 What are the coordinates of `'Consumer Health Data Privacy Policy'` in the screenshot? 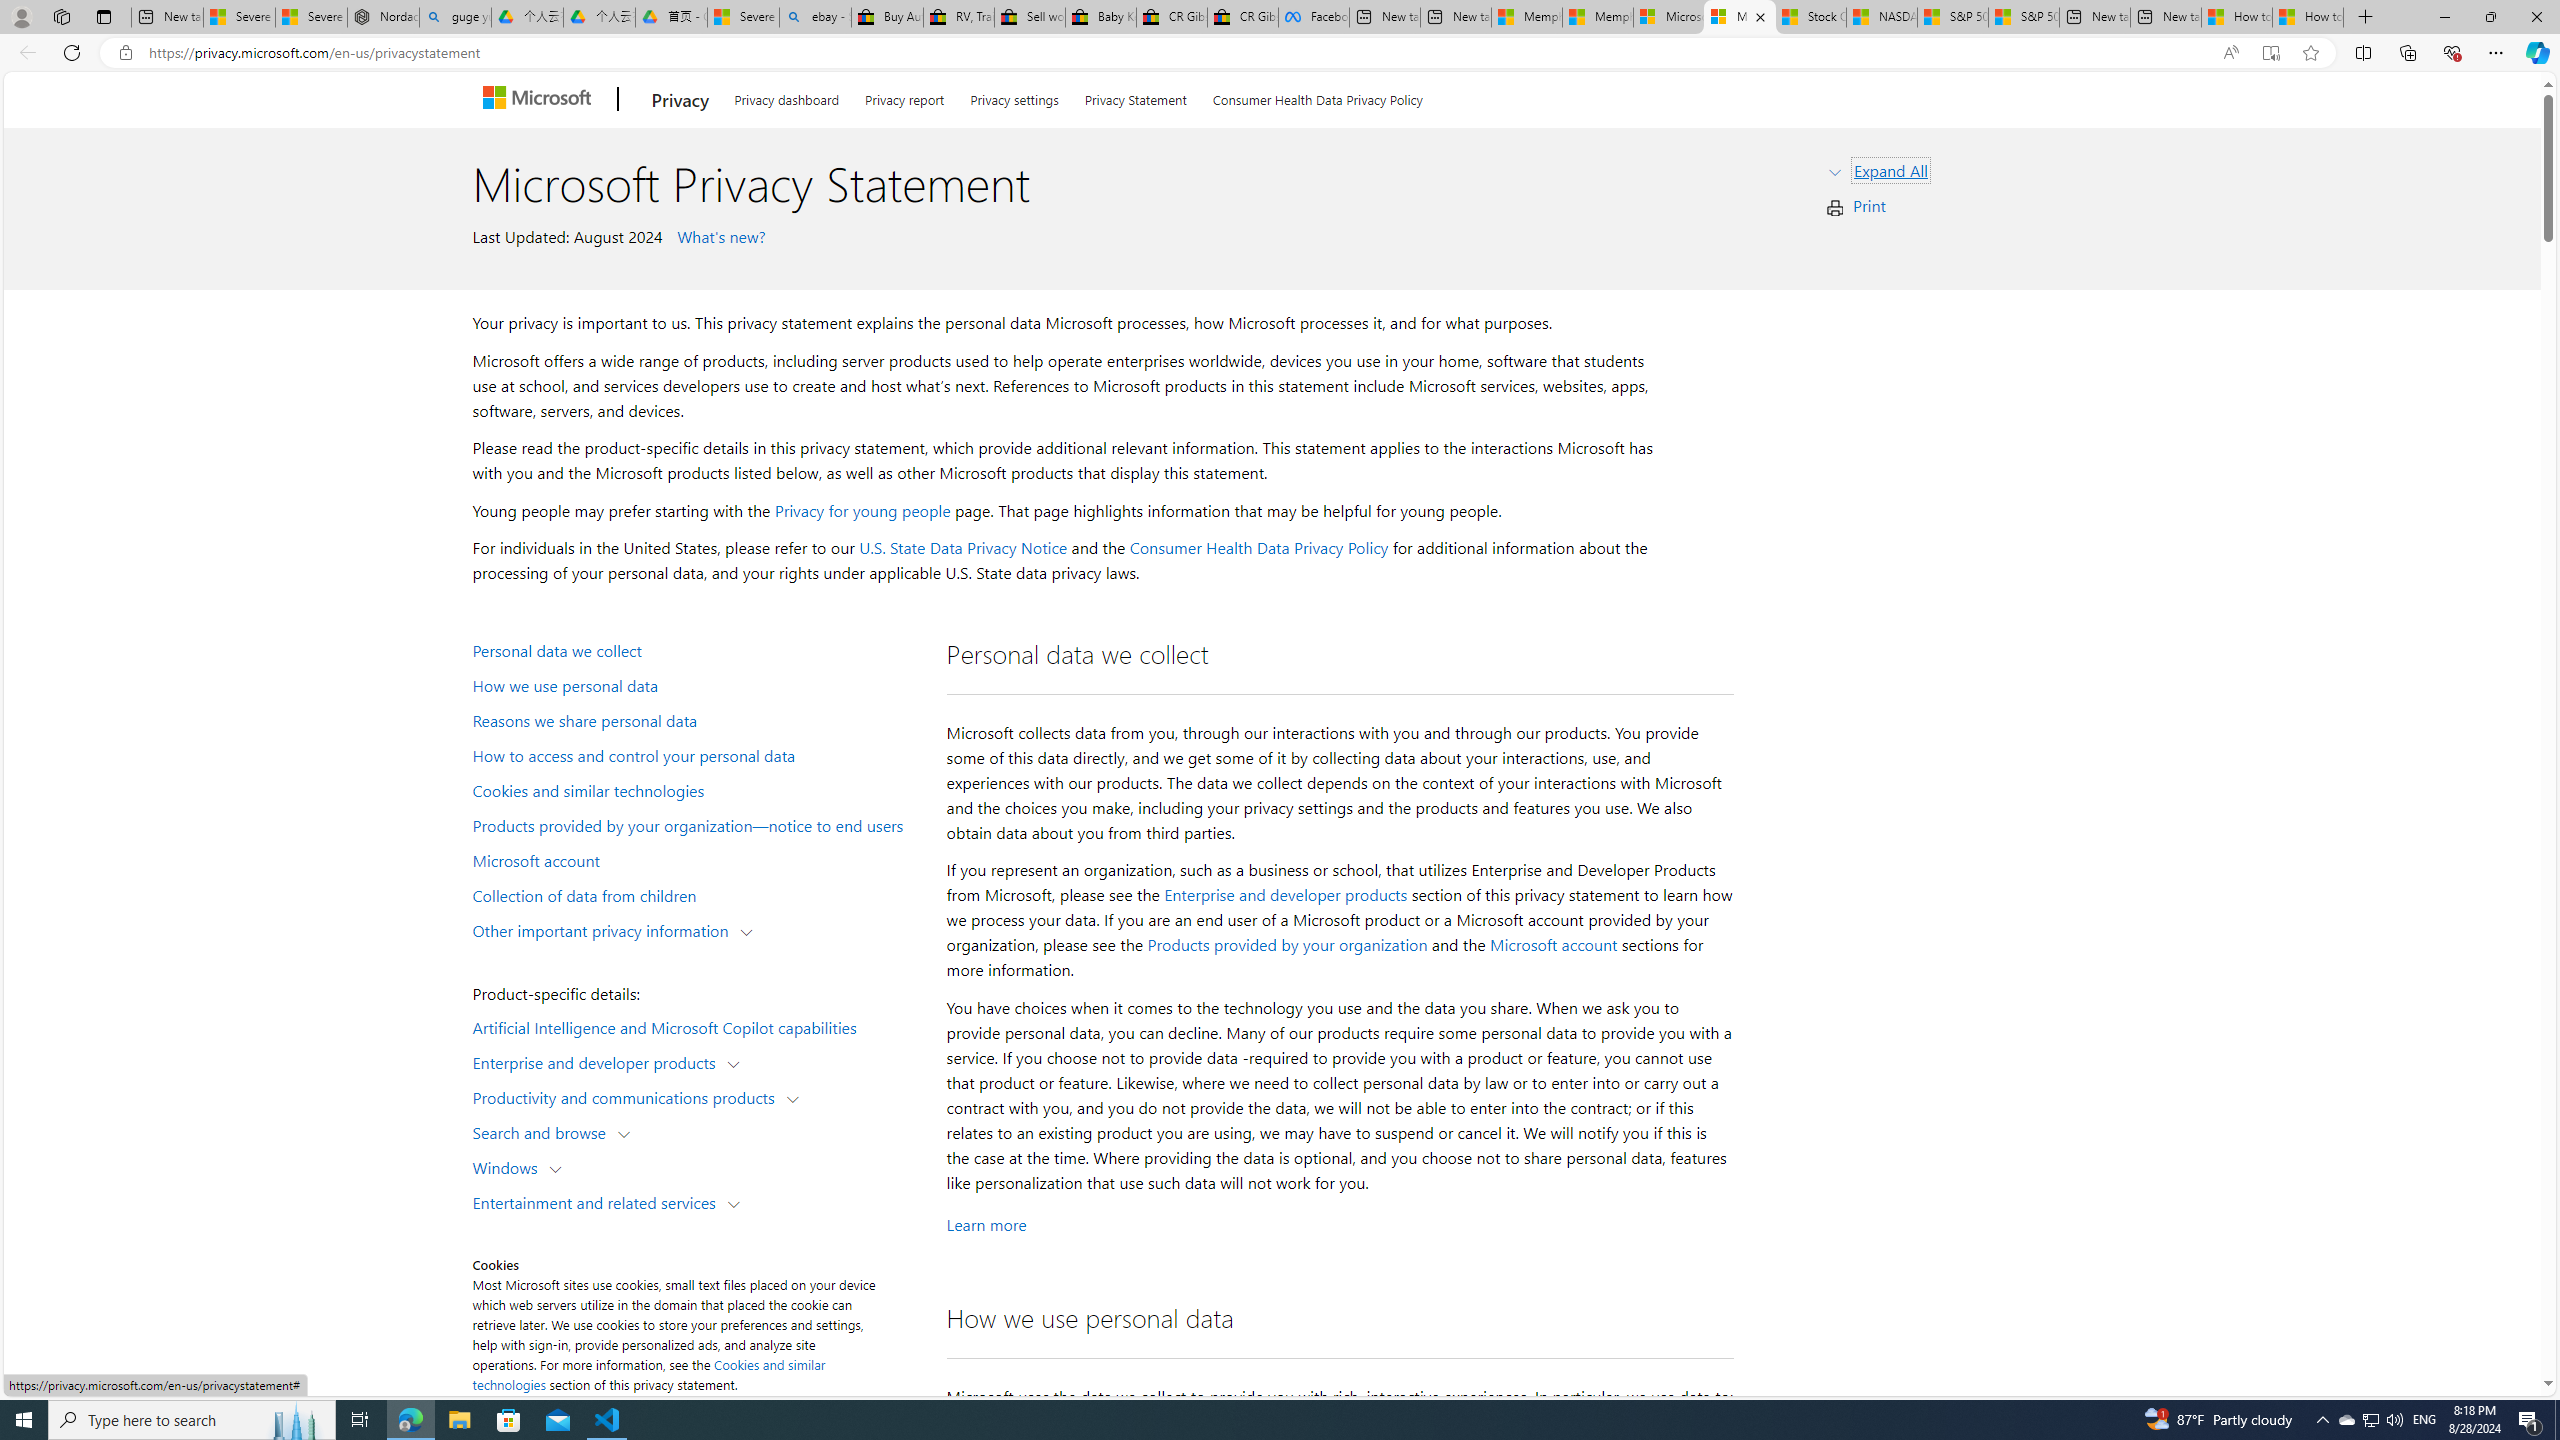 It's located at (1259, 547).